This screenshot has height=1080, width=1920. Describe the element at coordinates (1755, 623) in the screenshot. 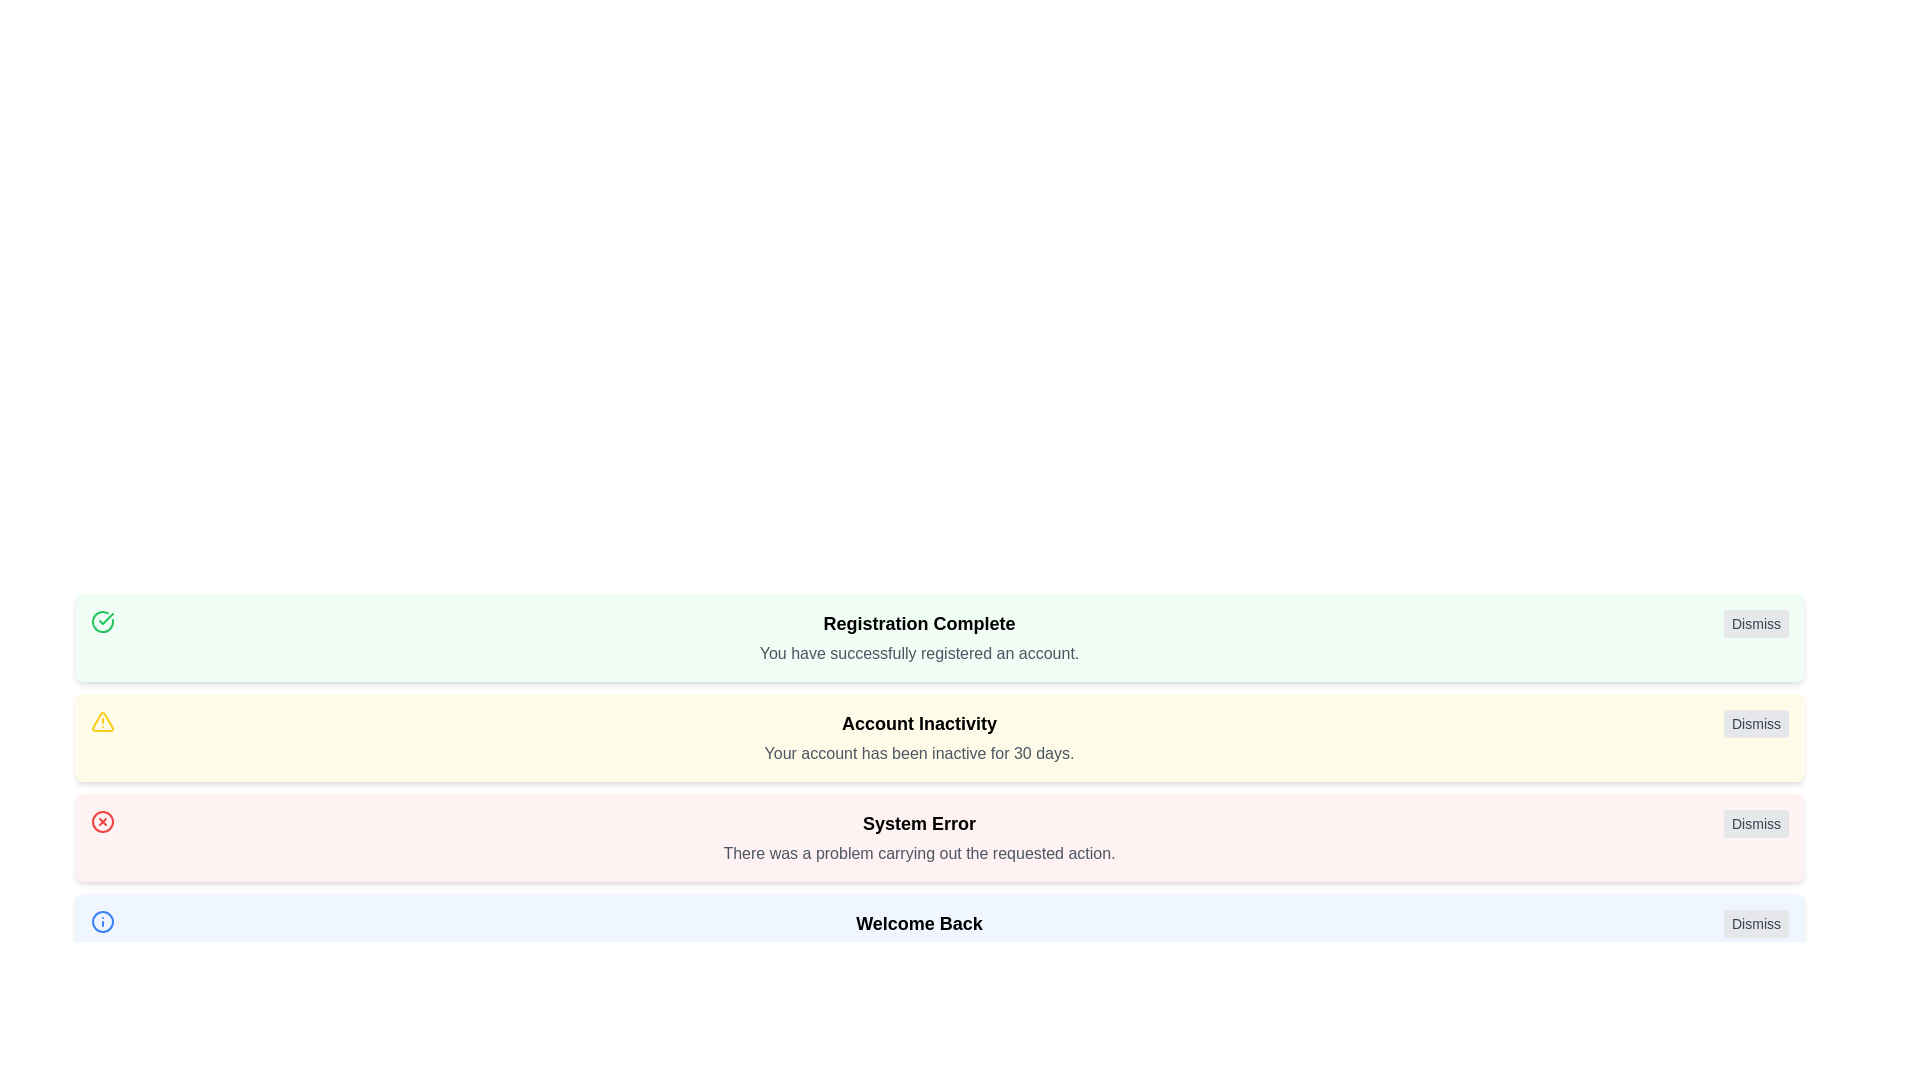

I see `the 'Dismiss' button located in the top-right corner of the green notification box to change its background color` at that location.